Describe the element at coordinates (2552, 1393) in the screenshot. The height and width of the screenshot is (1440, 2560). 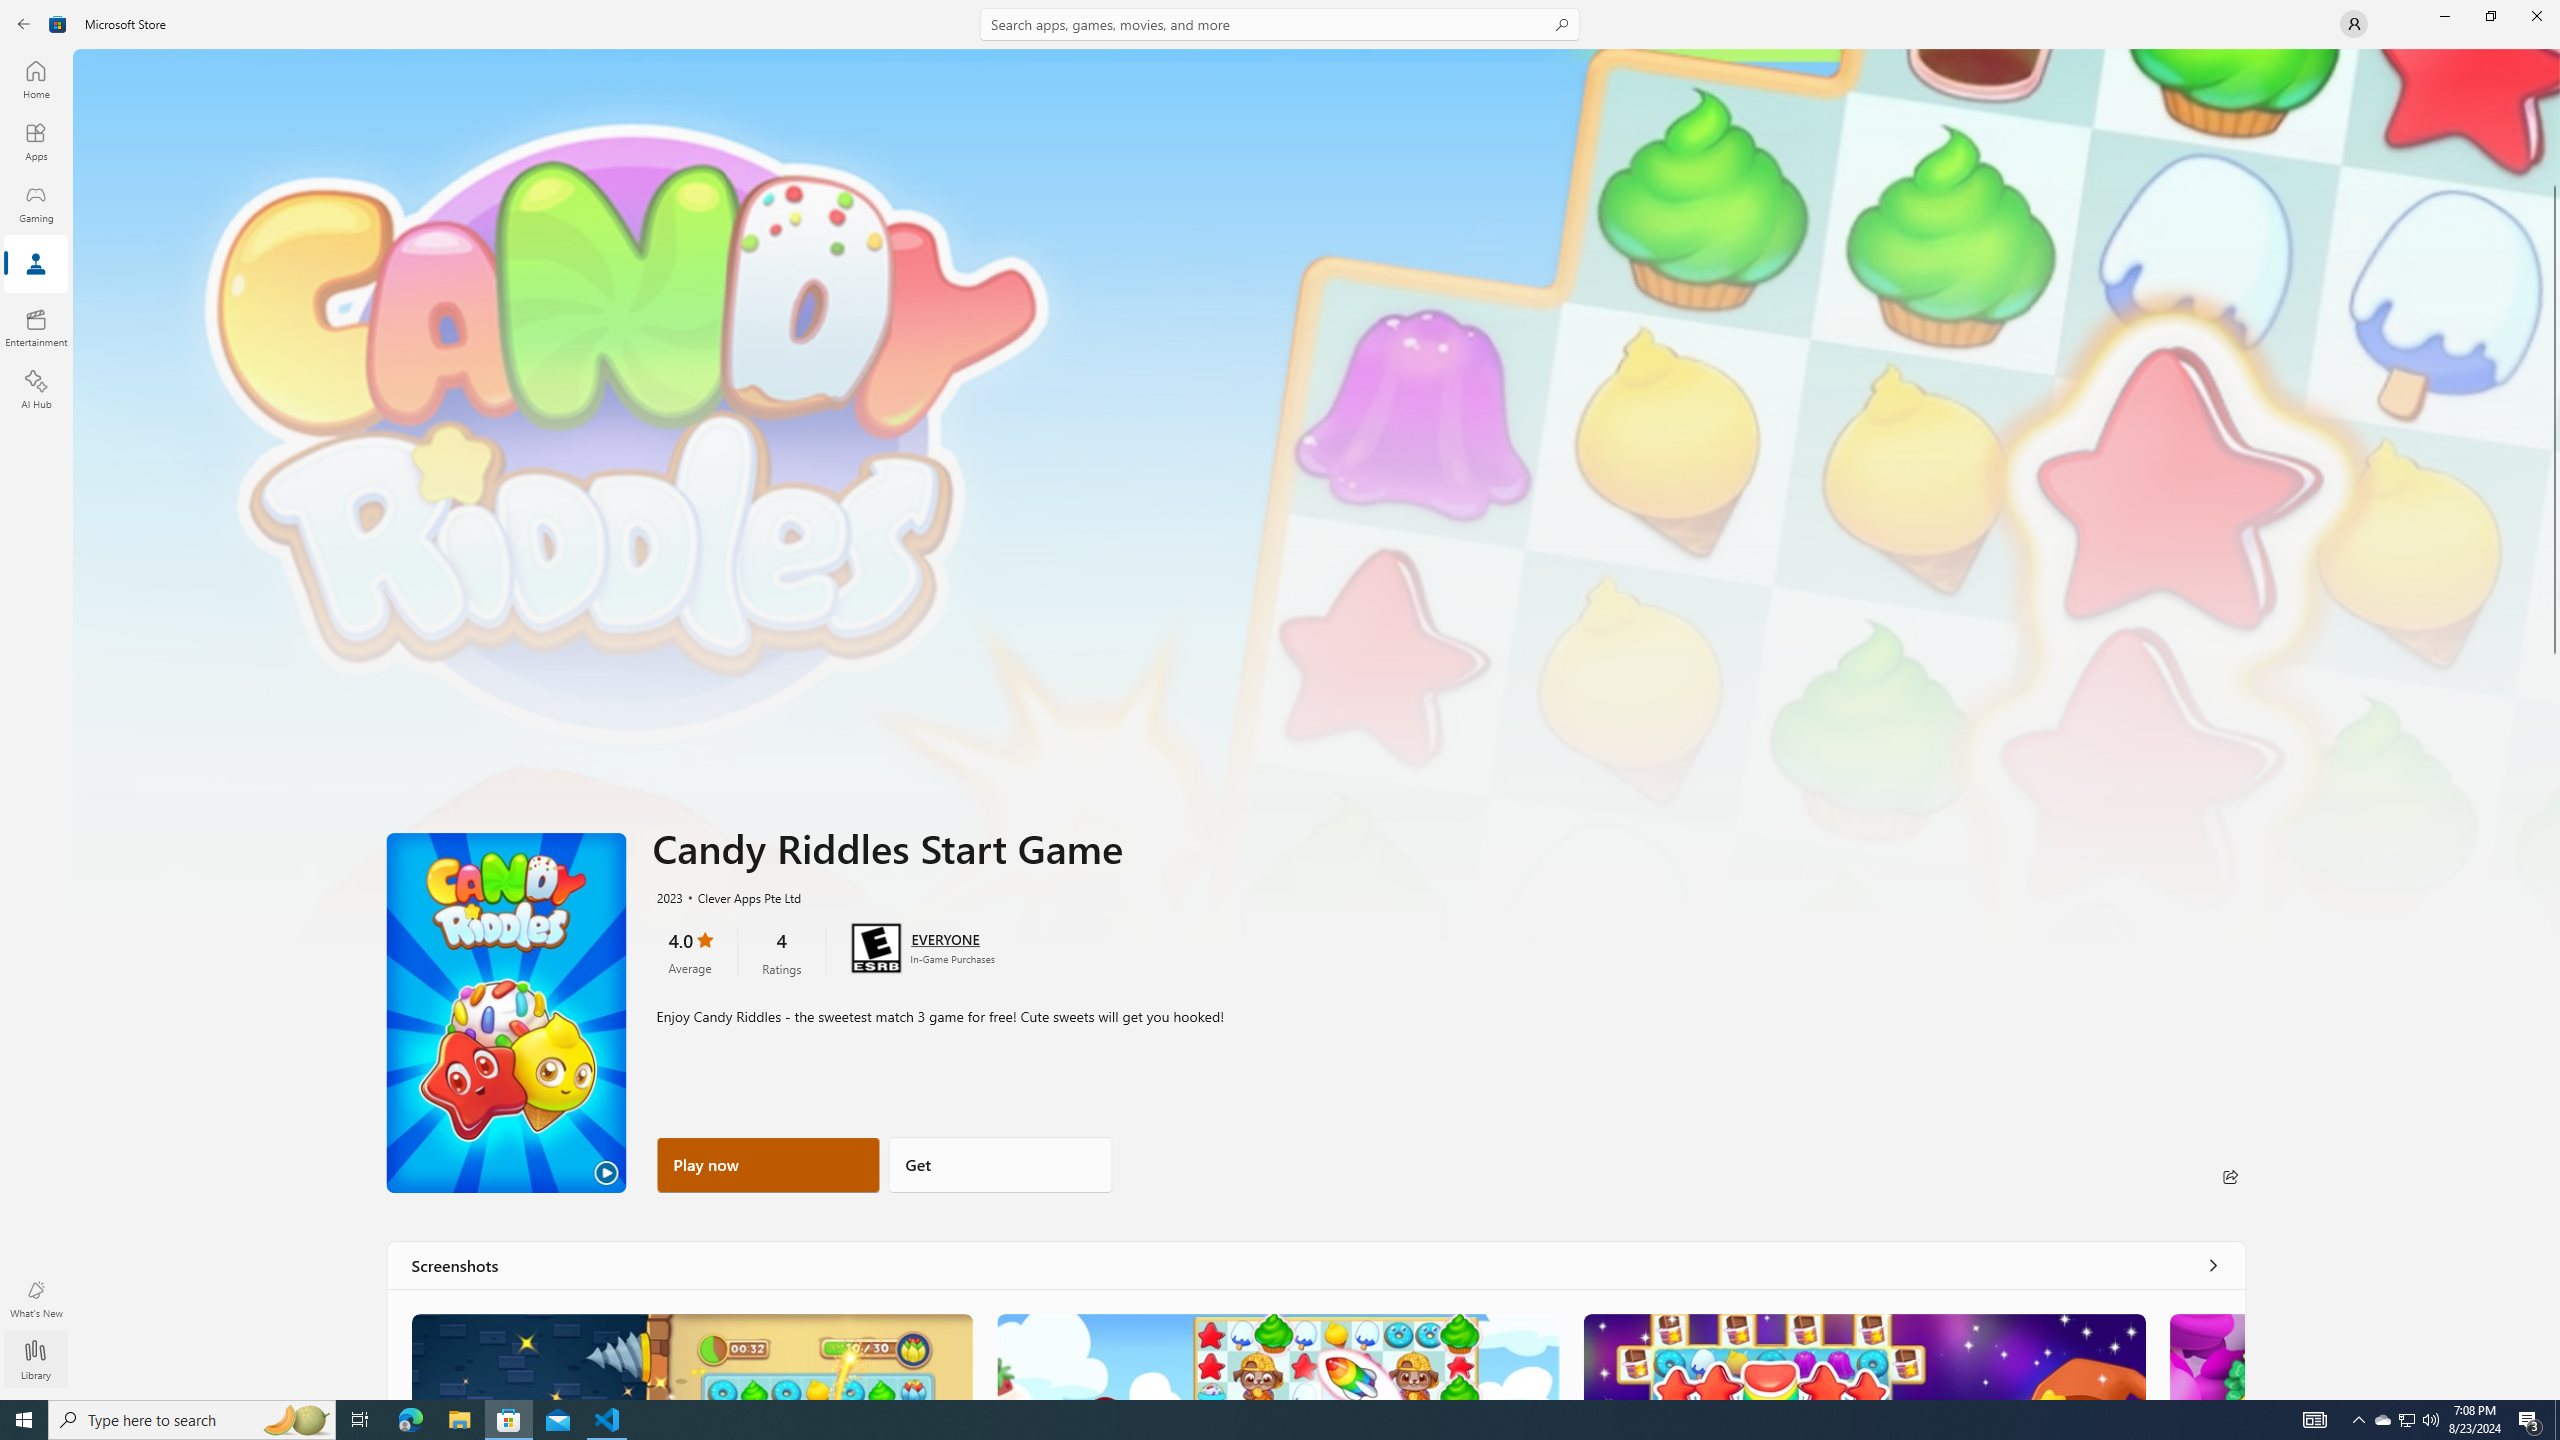
I see `'Vertical Small Increase'` at that location.